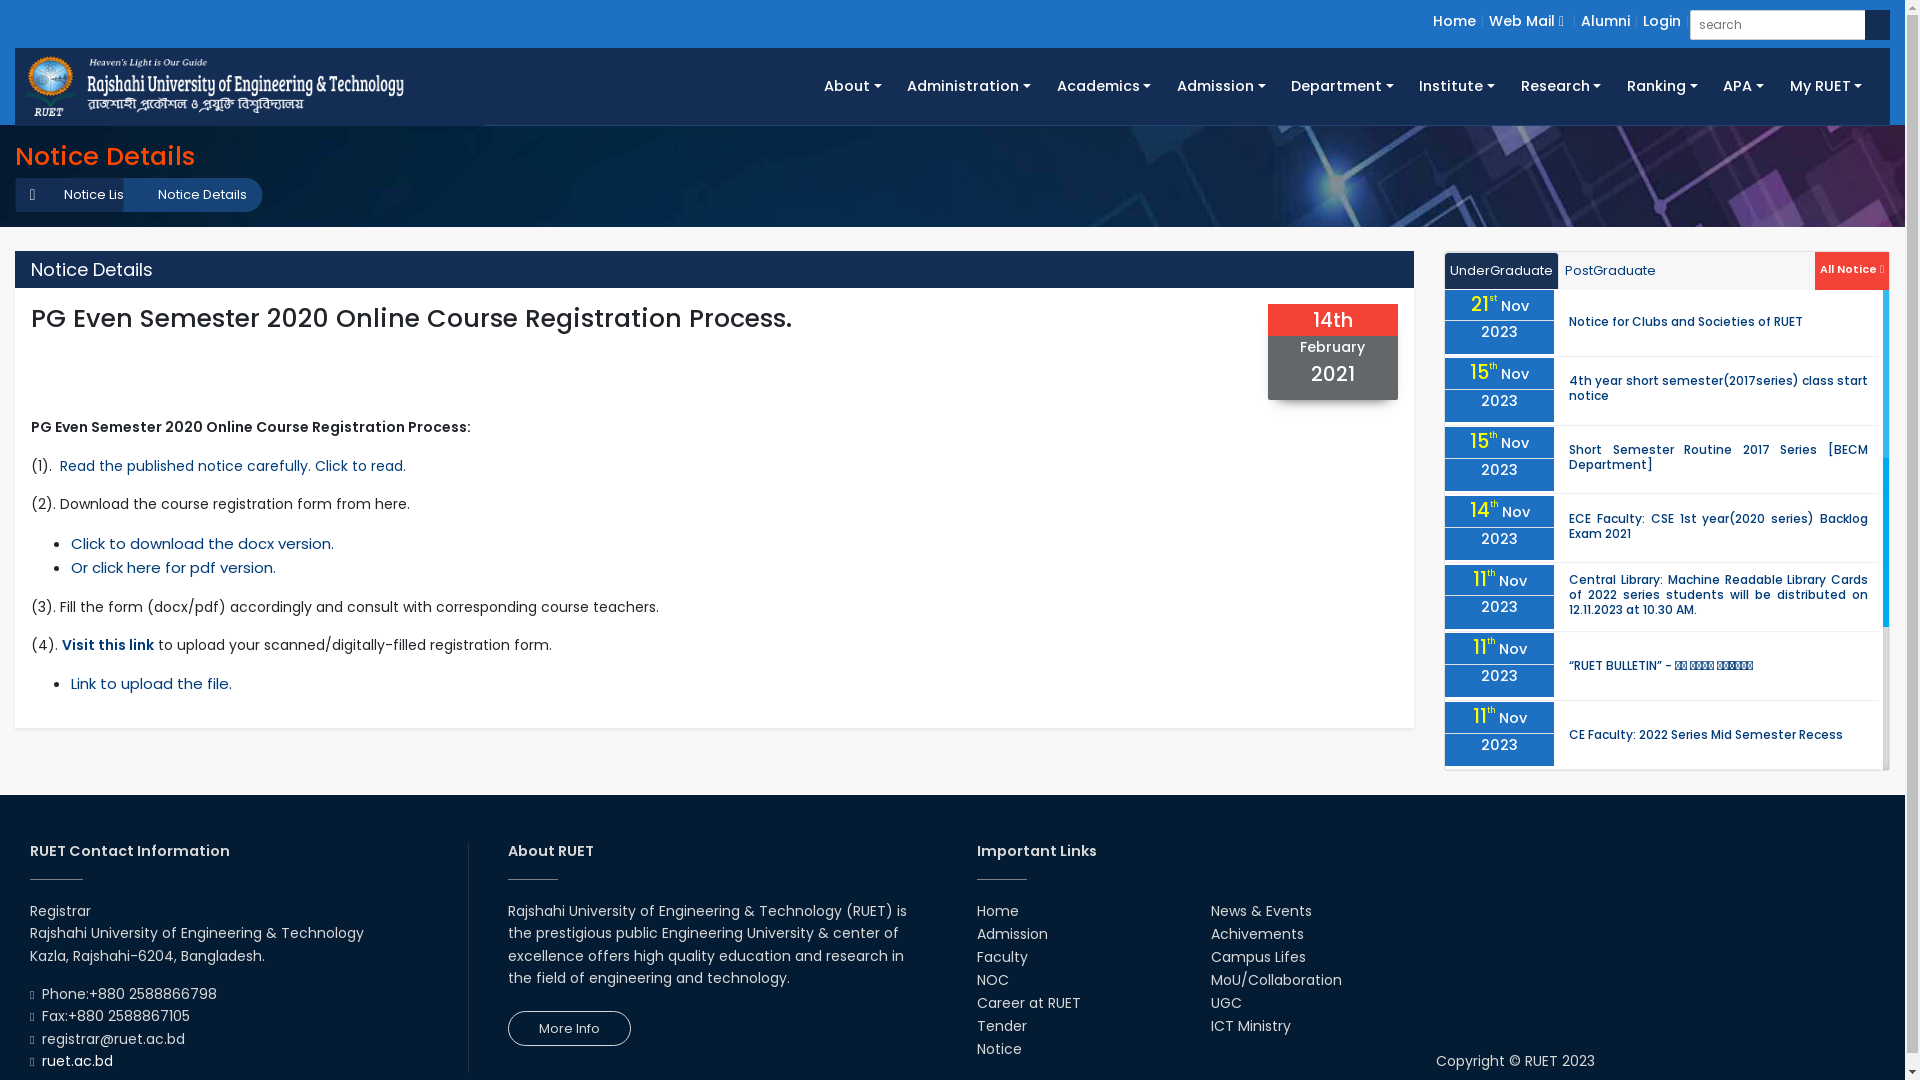 The width and height of the screenshot is (1920, 1080). Describe the element at coordinates (975, 955) in the screenshot. I see `'Faculty'` at that location.